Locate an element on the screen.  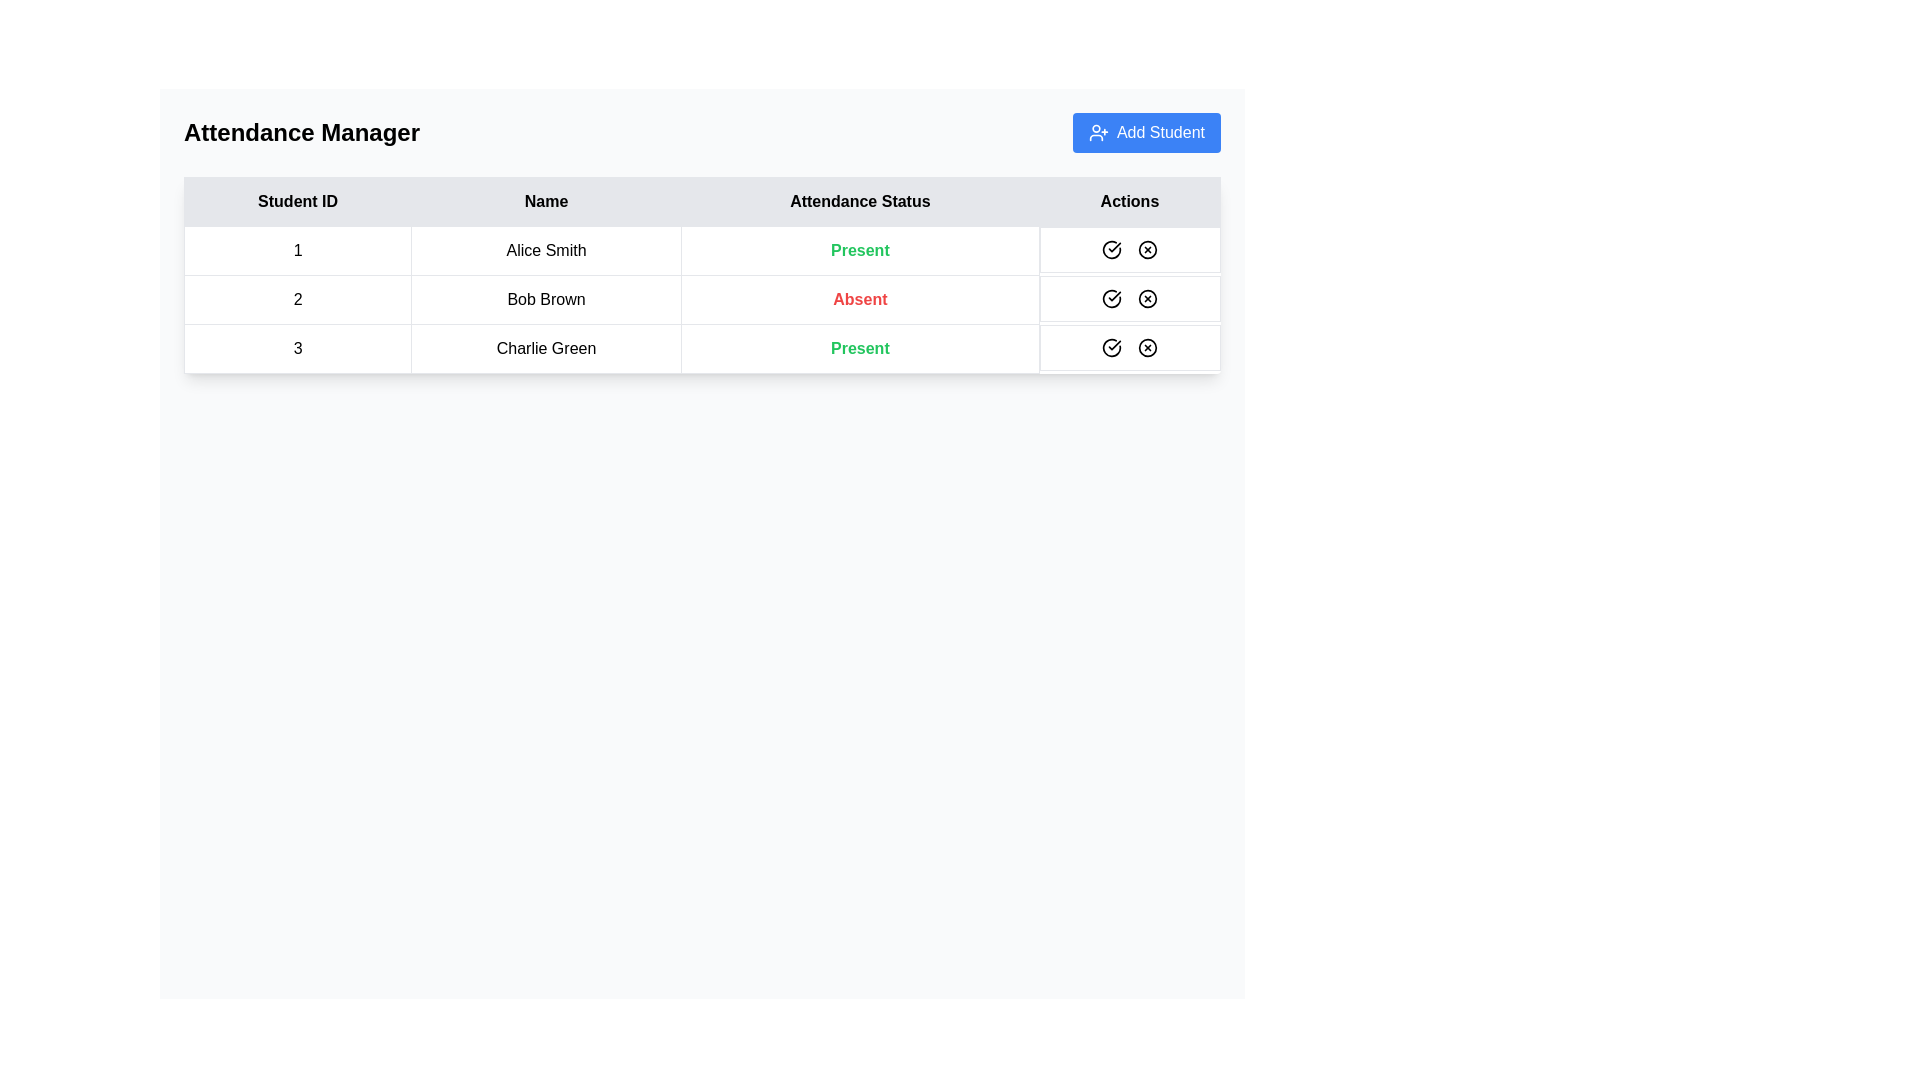
the leftmost circular checkmark icon in the 'Actions' column of the row for 'Charlie Green' is located at coordinates (1111, 298).